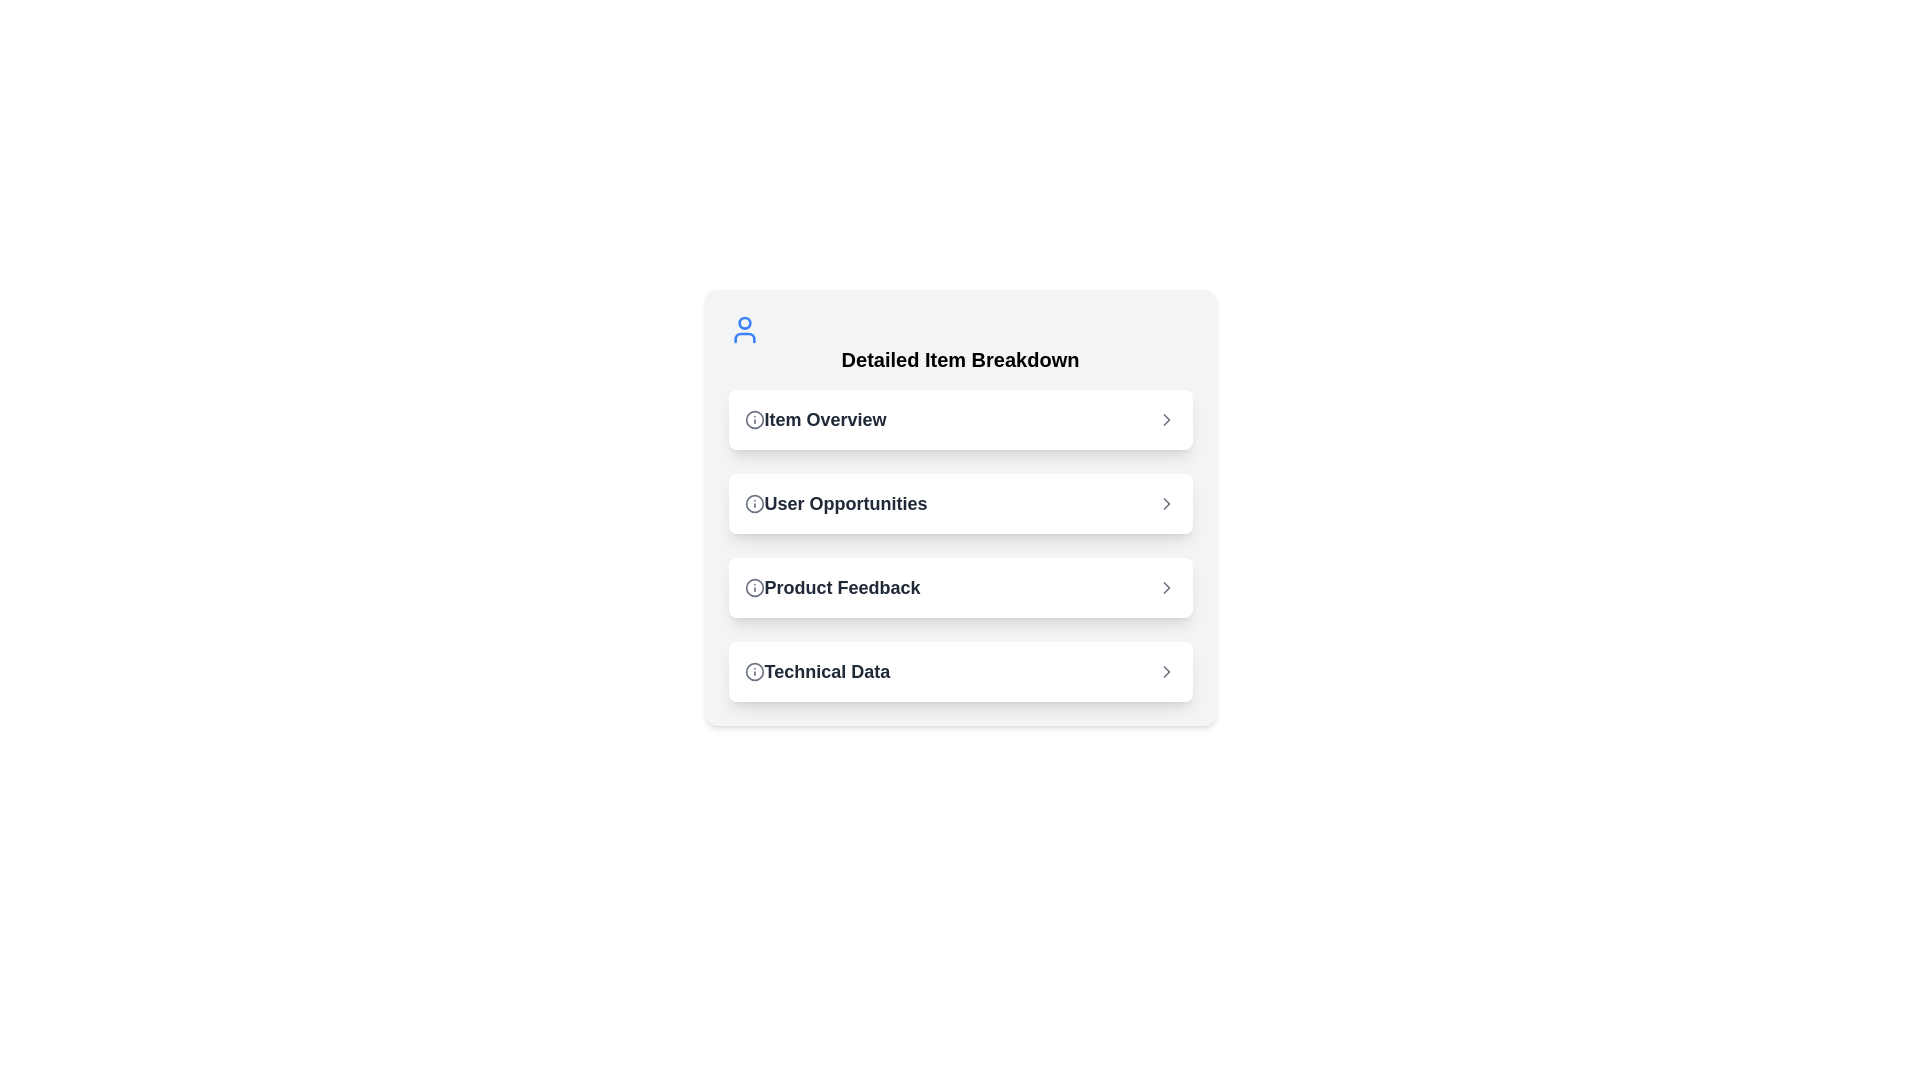 The width and height of the screenshot is (1920, 1080). Describe the element at coordinates (960, 419) in the screenshot. I see `the 'Item Overview' button-like interactive list item, which is the topmost option` at that location.